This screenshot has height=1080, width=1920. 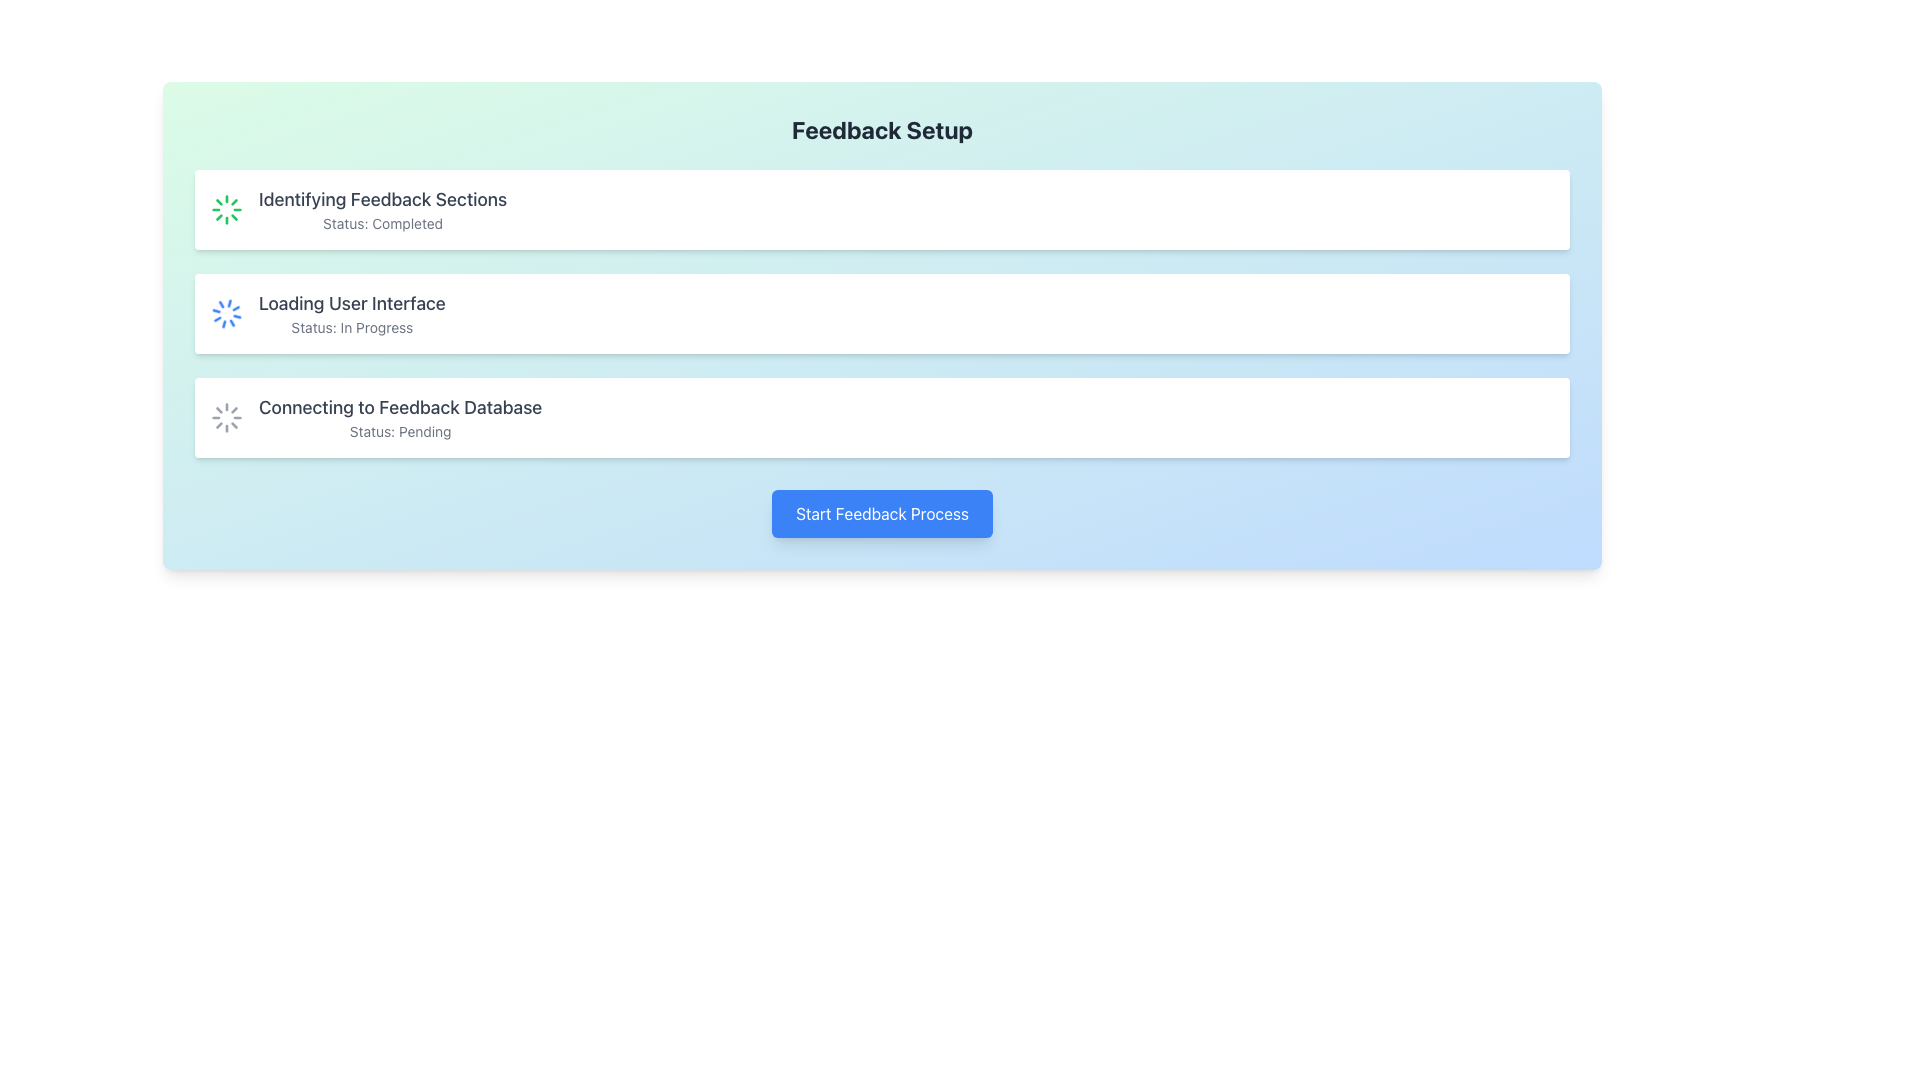 What do you see at coordinates (383, 200) in the screenshot?
I see `the title or description text for the task 'Identifying Feedback Sections', which is positioned at the top of the feedback tasks list` at bounding box center [383, 200].